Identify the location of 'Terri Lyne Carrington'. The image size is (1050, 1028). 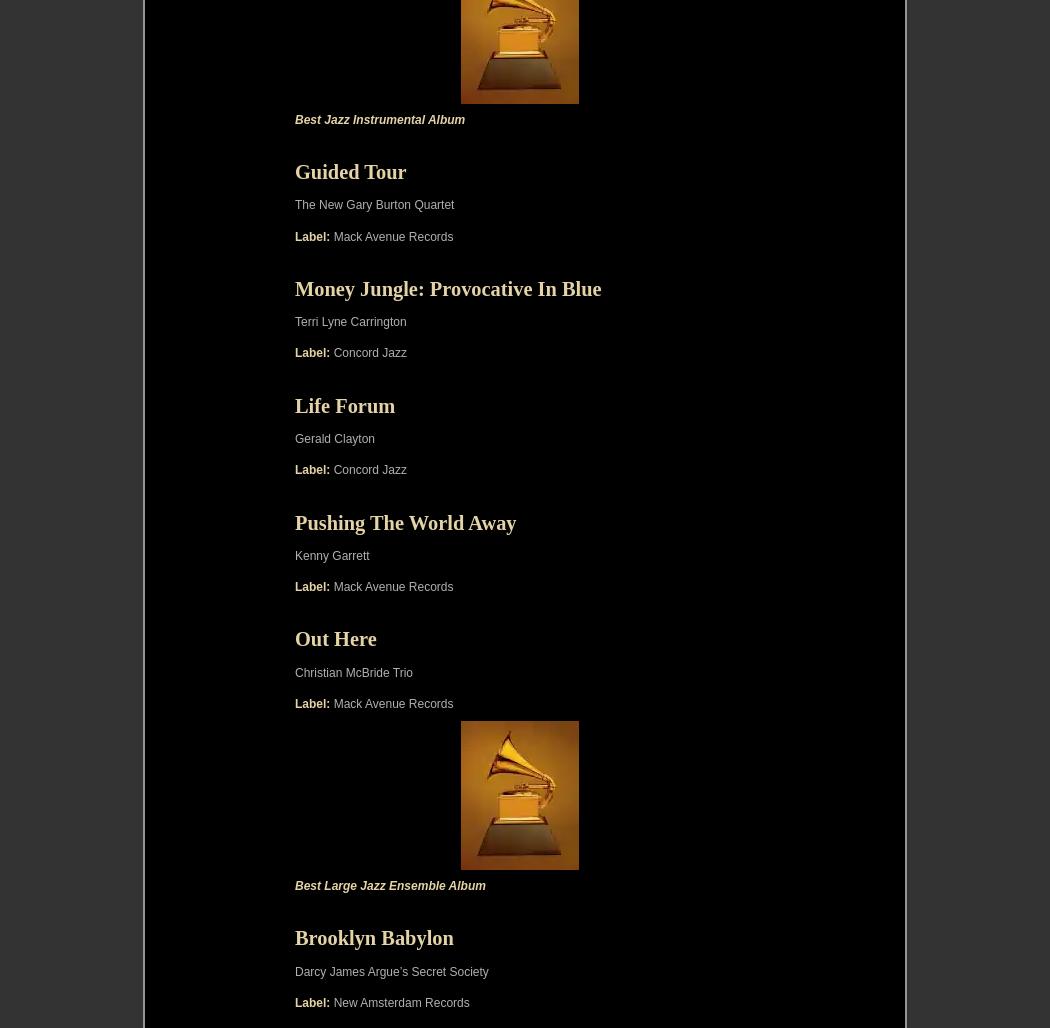
(349, 321).